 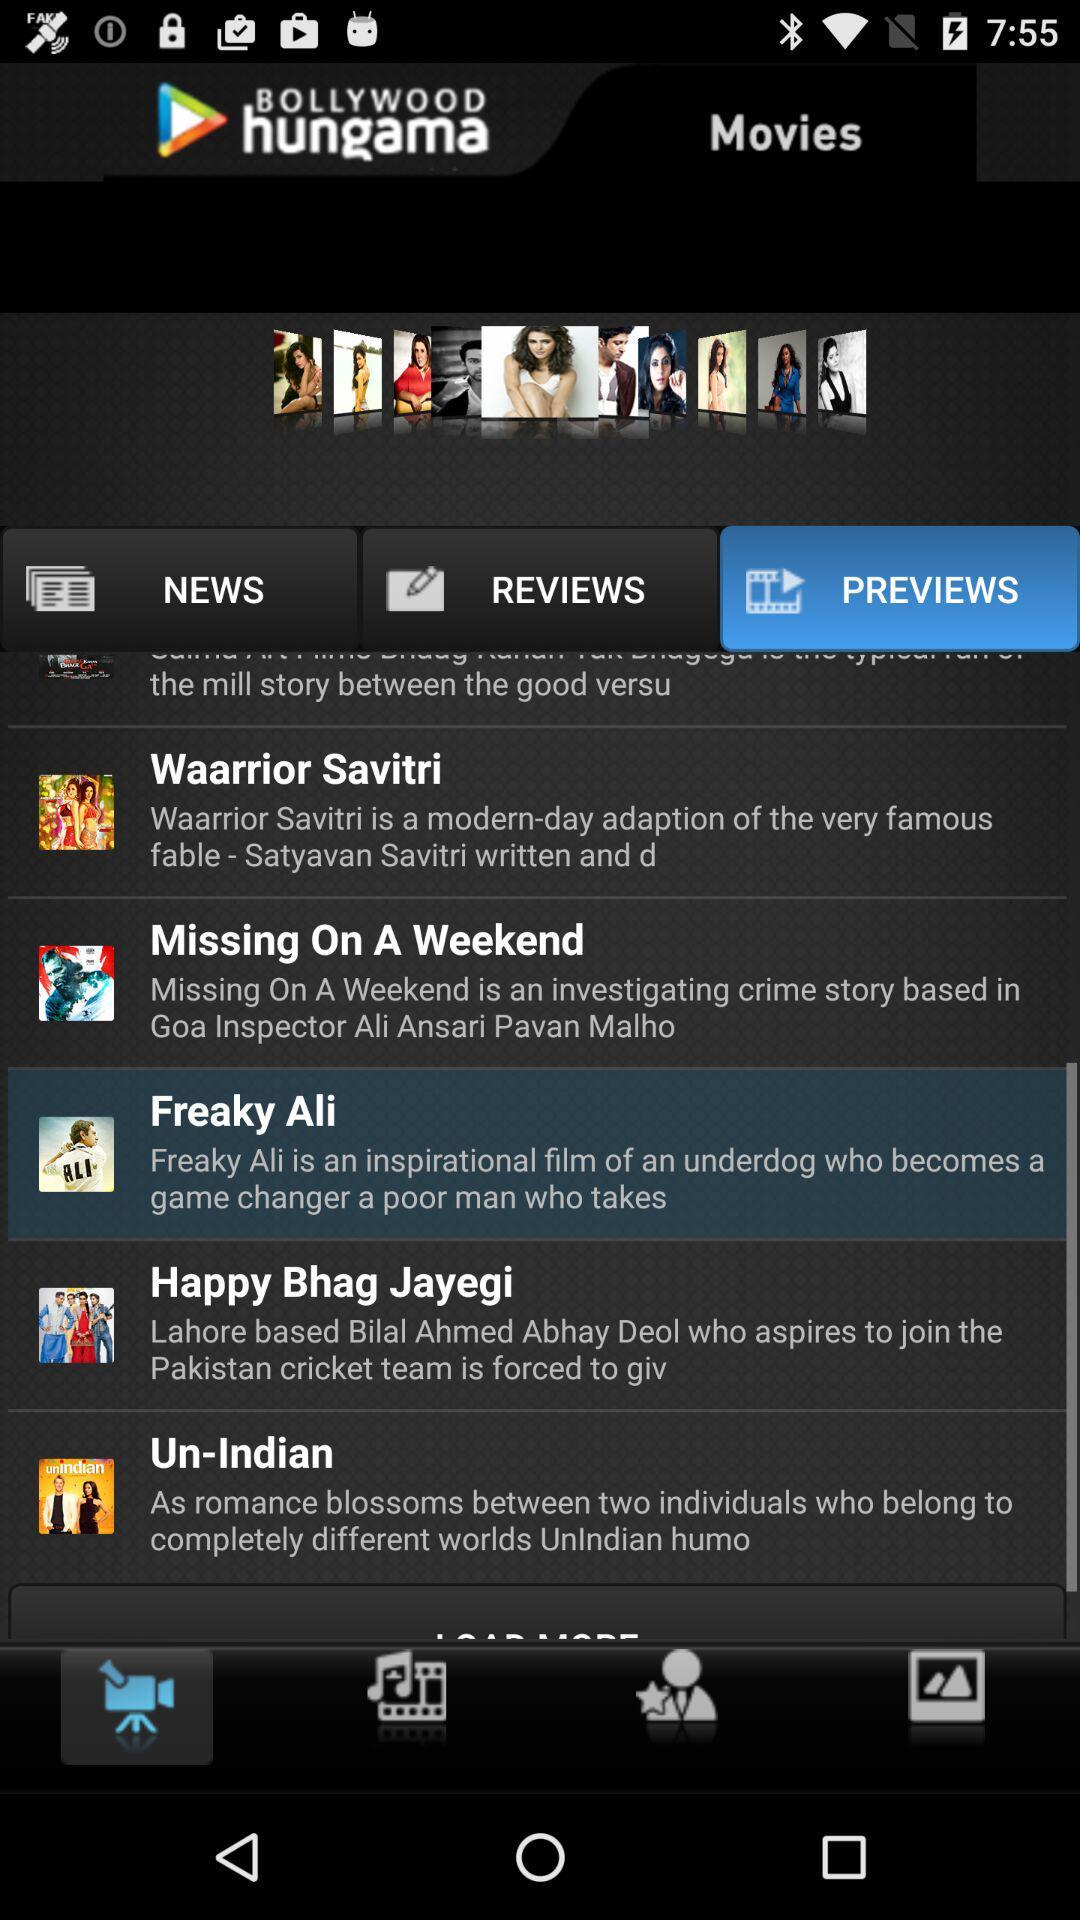 What do you see at coordinates (898, 588) in the screenshot?
I see `the previews` at bounding box center [898, 588].